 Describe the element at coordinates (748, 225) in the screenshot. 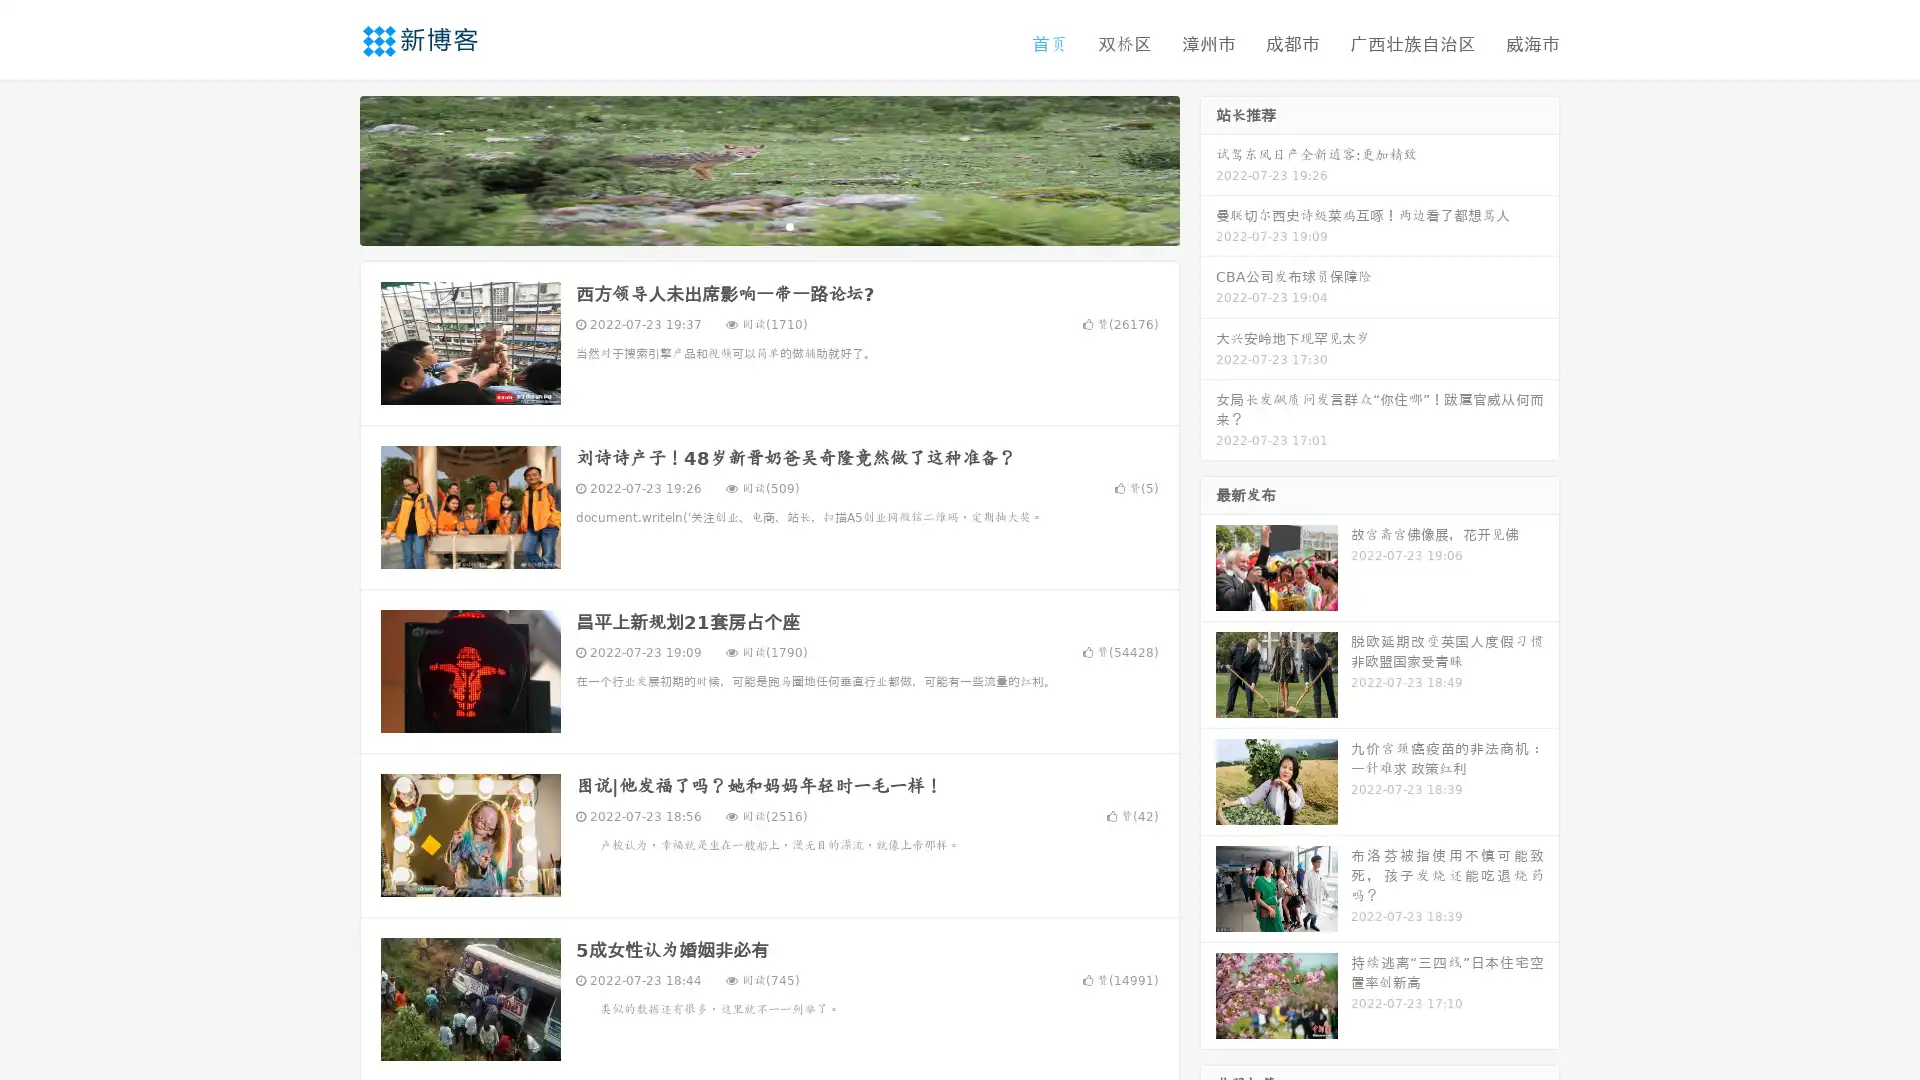

I see `Go to slide 1` at that location.